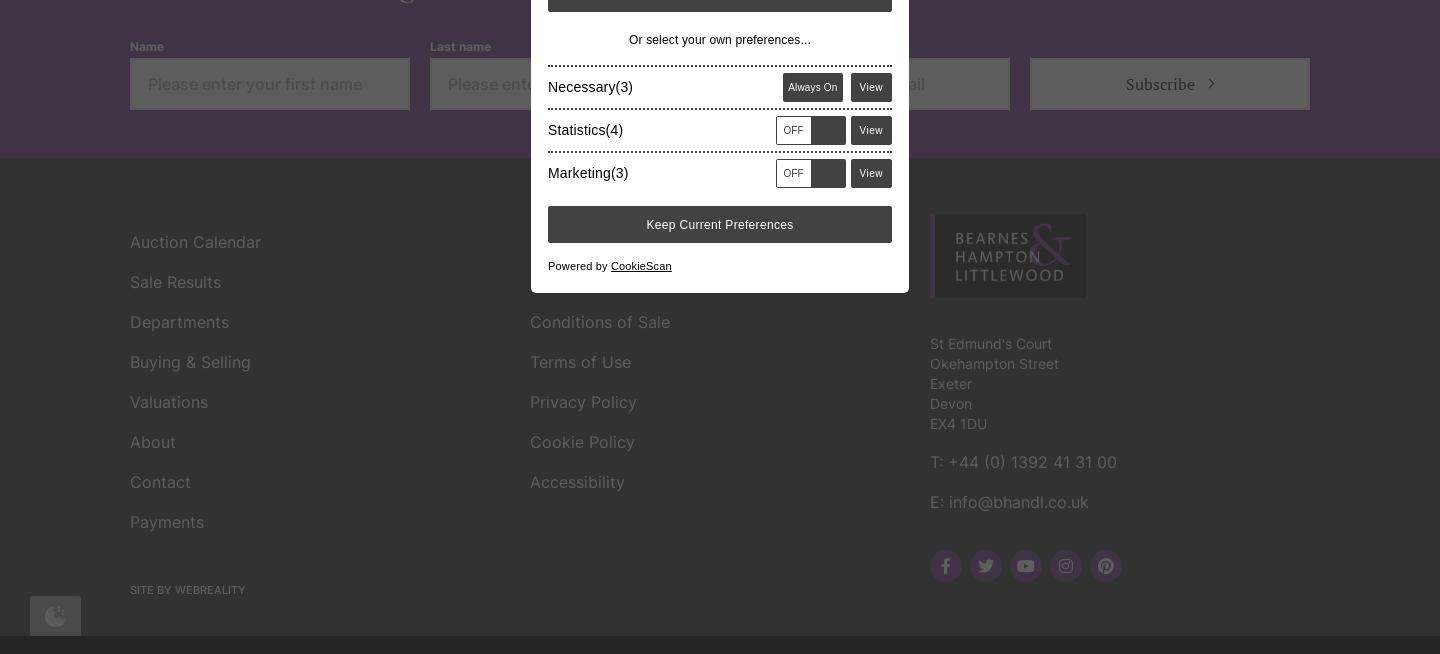  What do you see at coordinates (950, 92) in the screenshot?
I see `'Exeter'` at bounding box center [950, 92].